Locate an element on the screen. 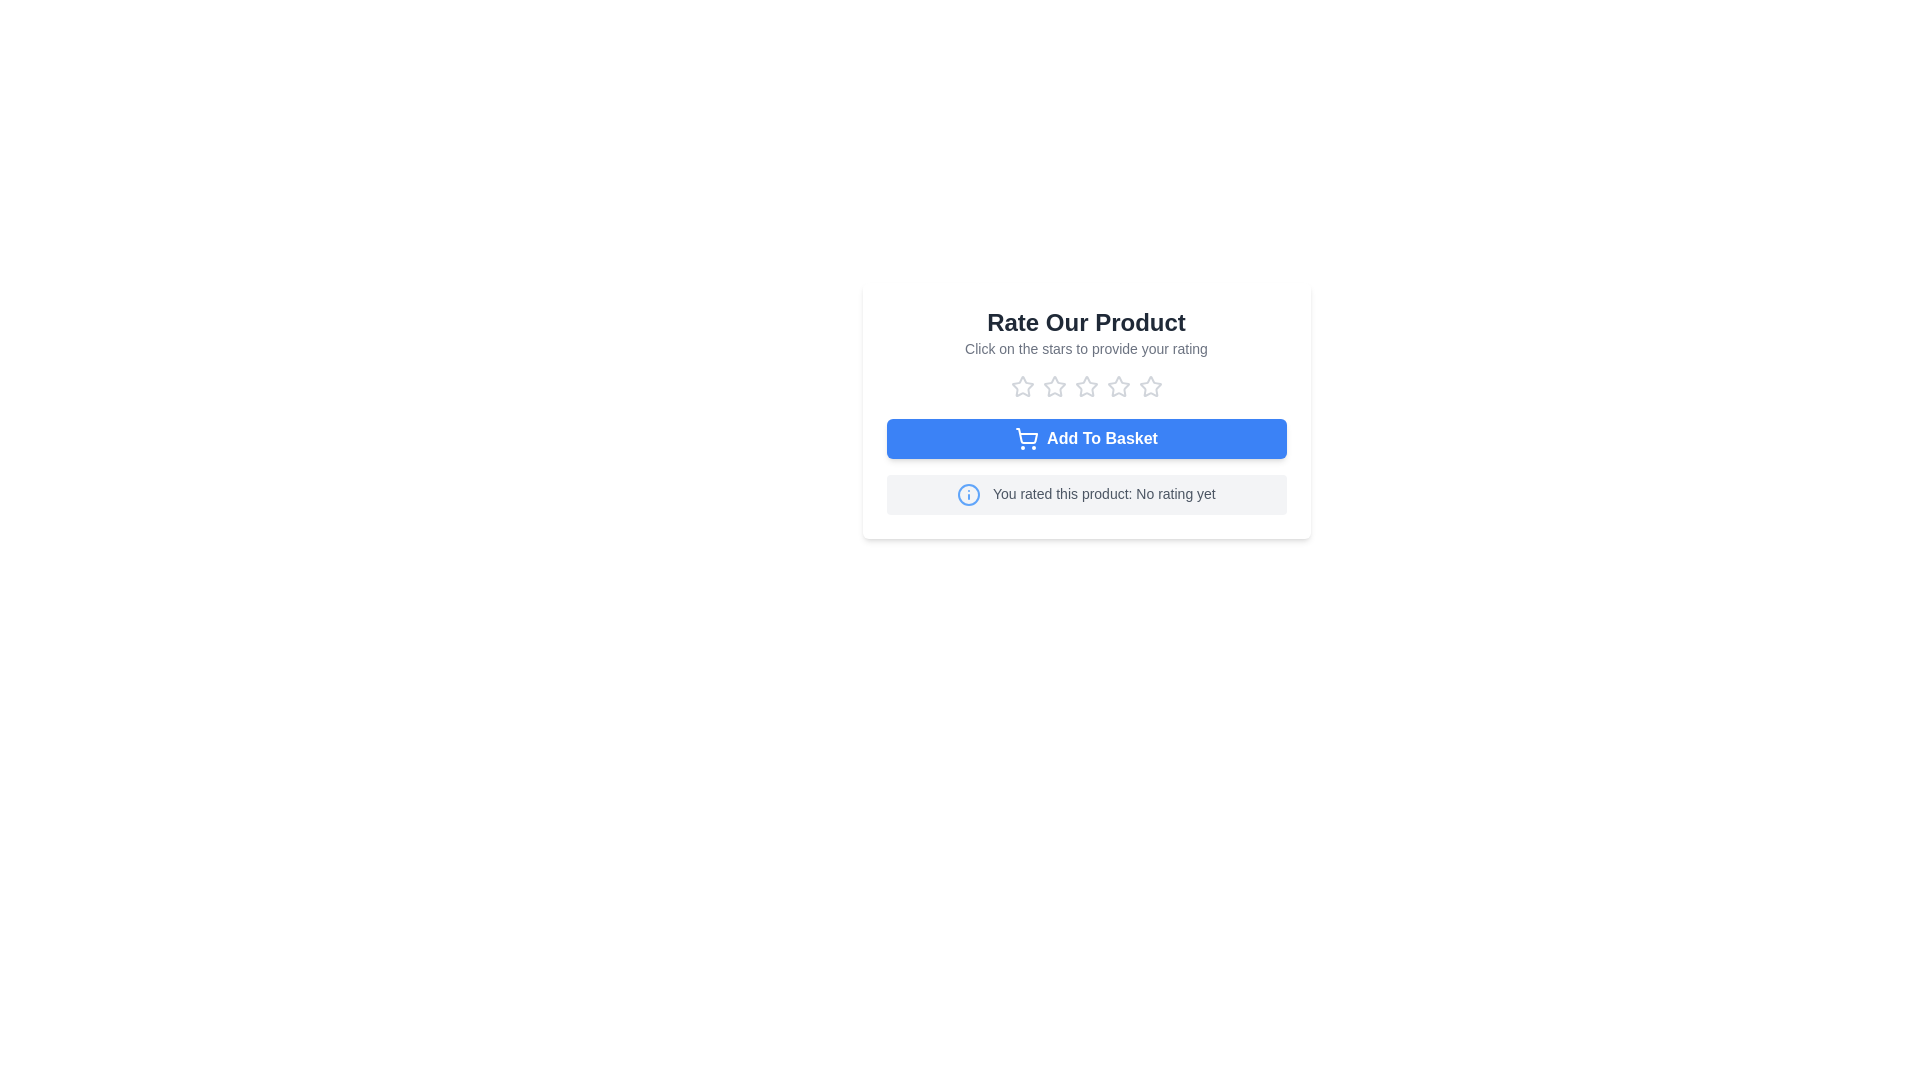  the A rating component consisting of interactive star icons is located at coordinates (1085, 386).